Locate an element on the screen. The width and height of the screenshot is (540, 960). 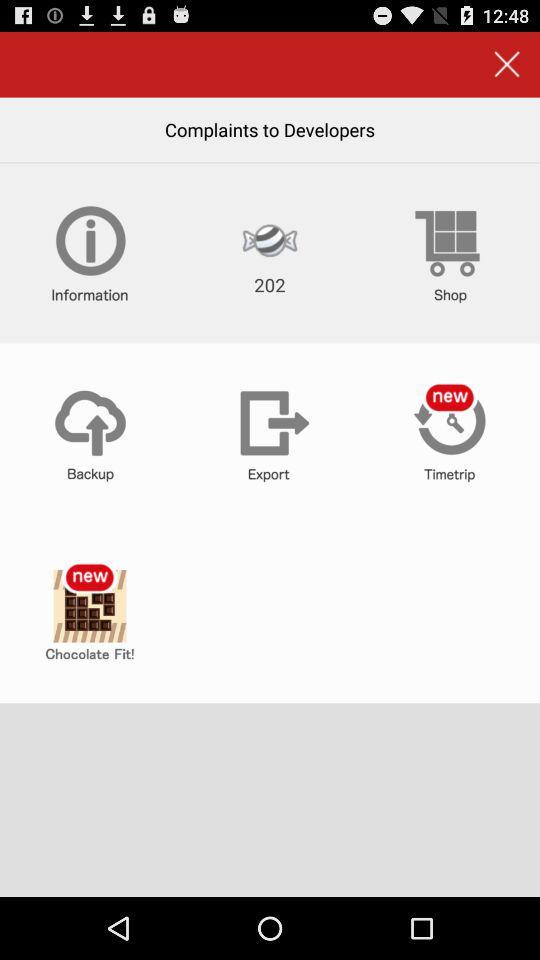
backup cloud data is located at coordinates (89, 433).